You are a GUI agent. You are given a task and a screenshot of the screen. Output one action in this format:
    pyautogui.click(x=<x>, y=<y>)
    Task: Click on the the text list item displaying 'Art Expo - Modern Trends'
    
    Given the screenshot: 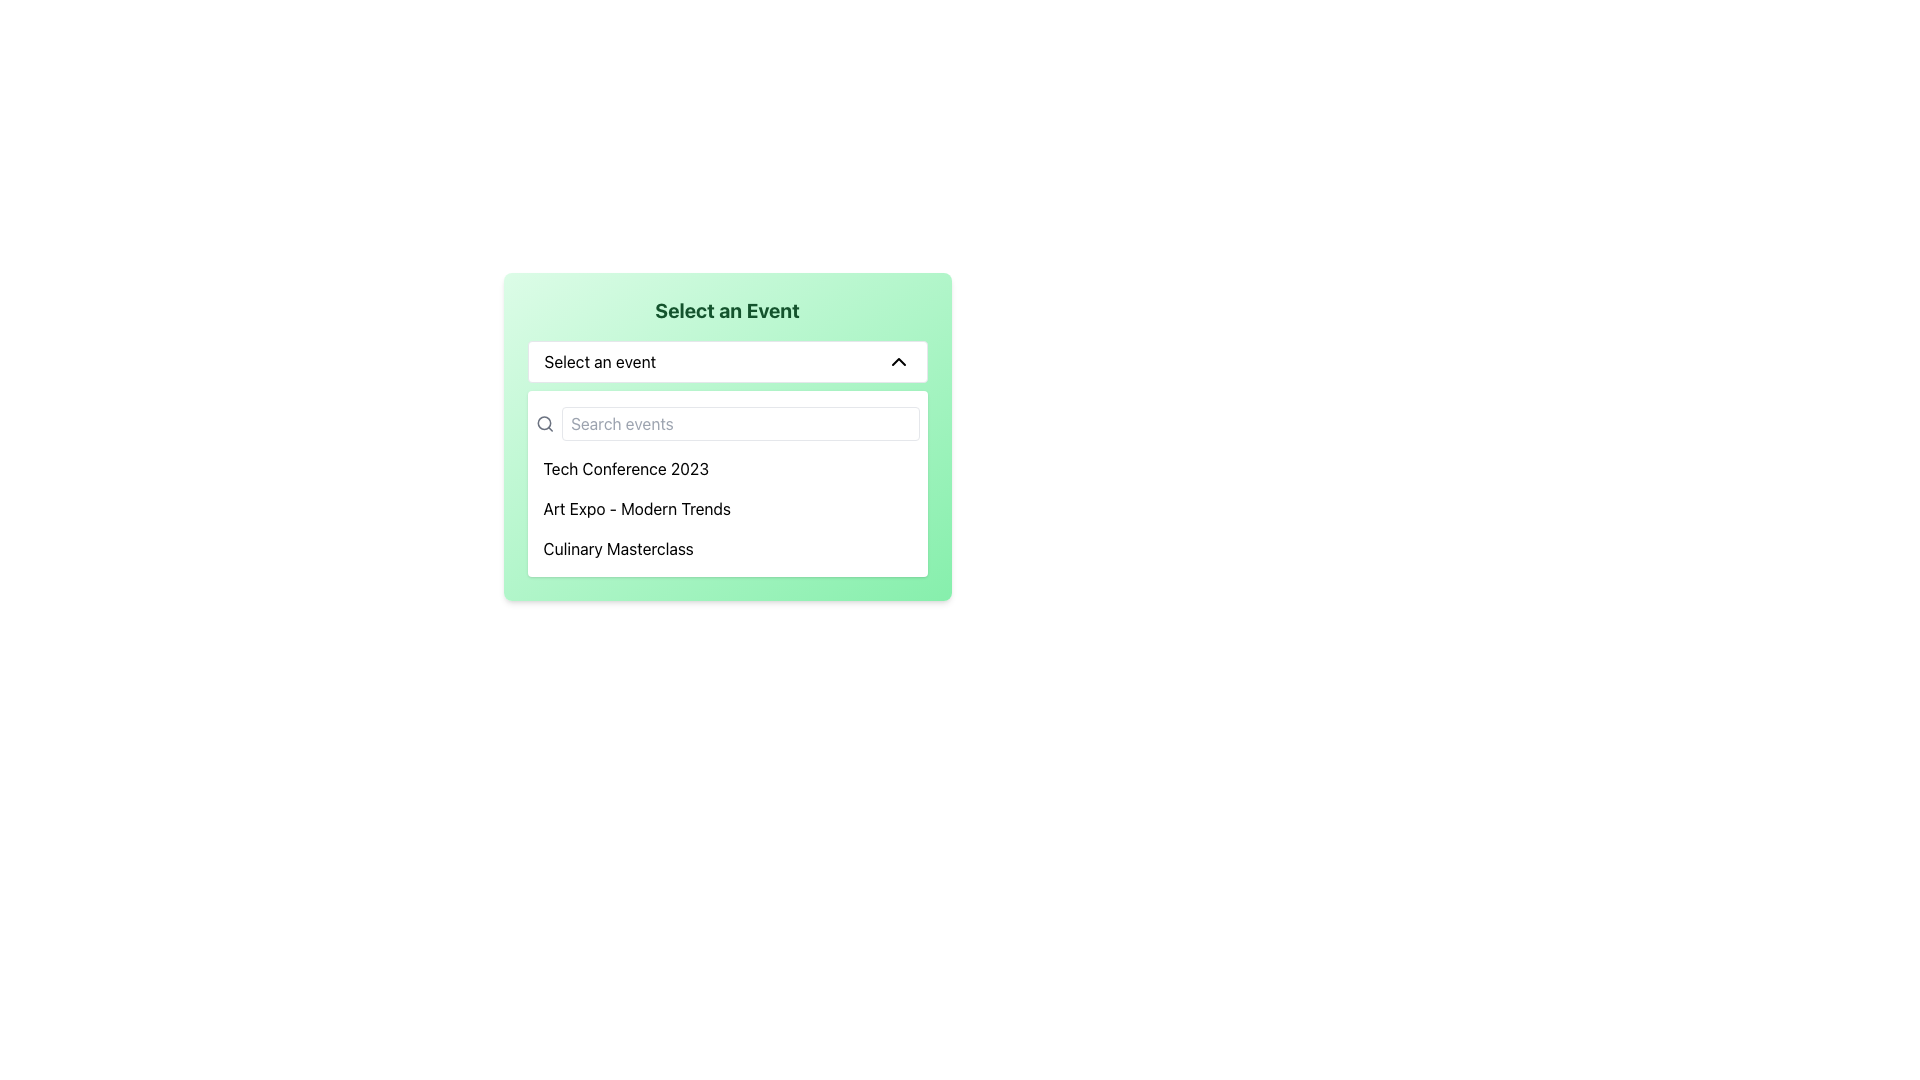 What is the action you would take?
    pyautogui.click(x=726, y=508)
    